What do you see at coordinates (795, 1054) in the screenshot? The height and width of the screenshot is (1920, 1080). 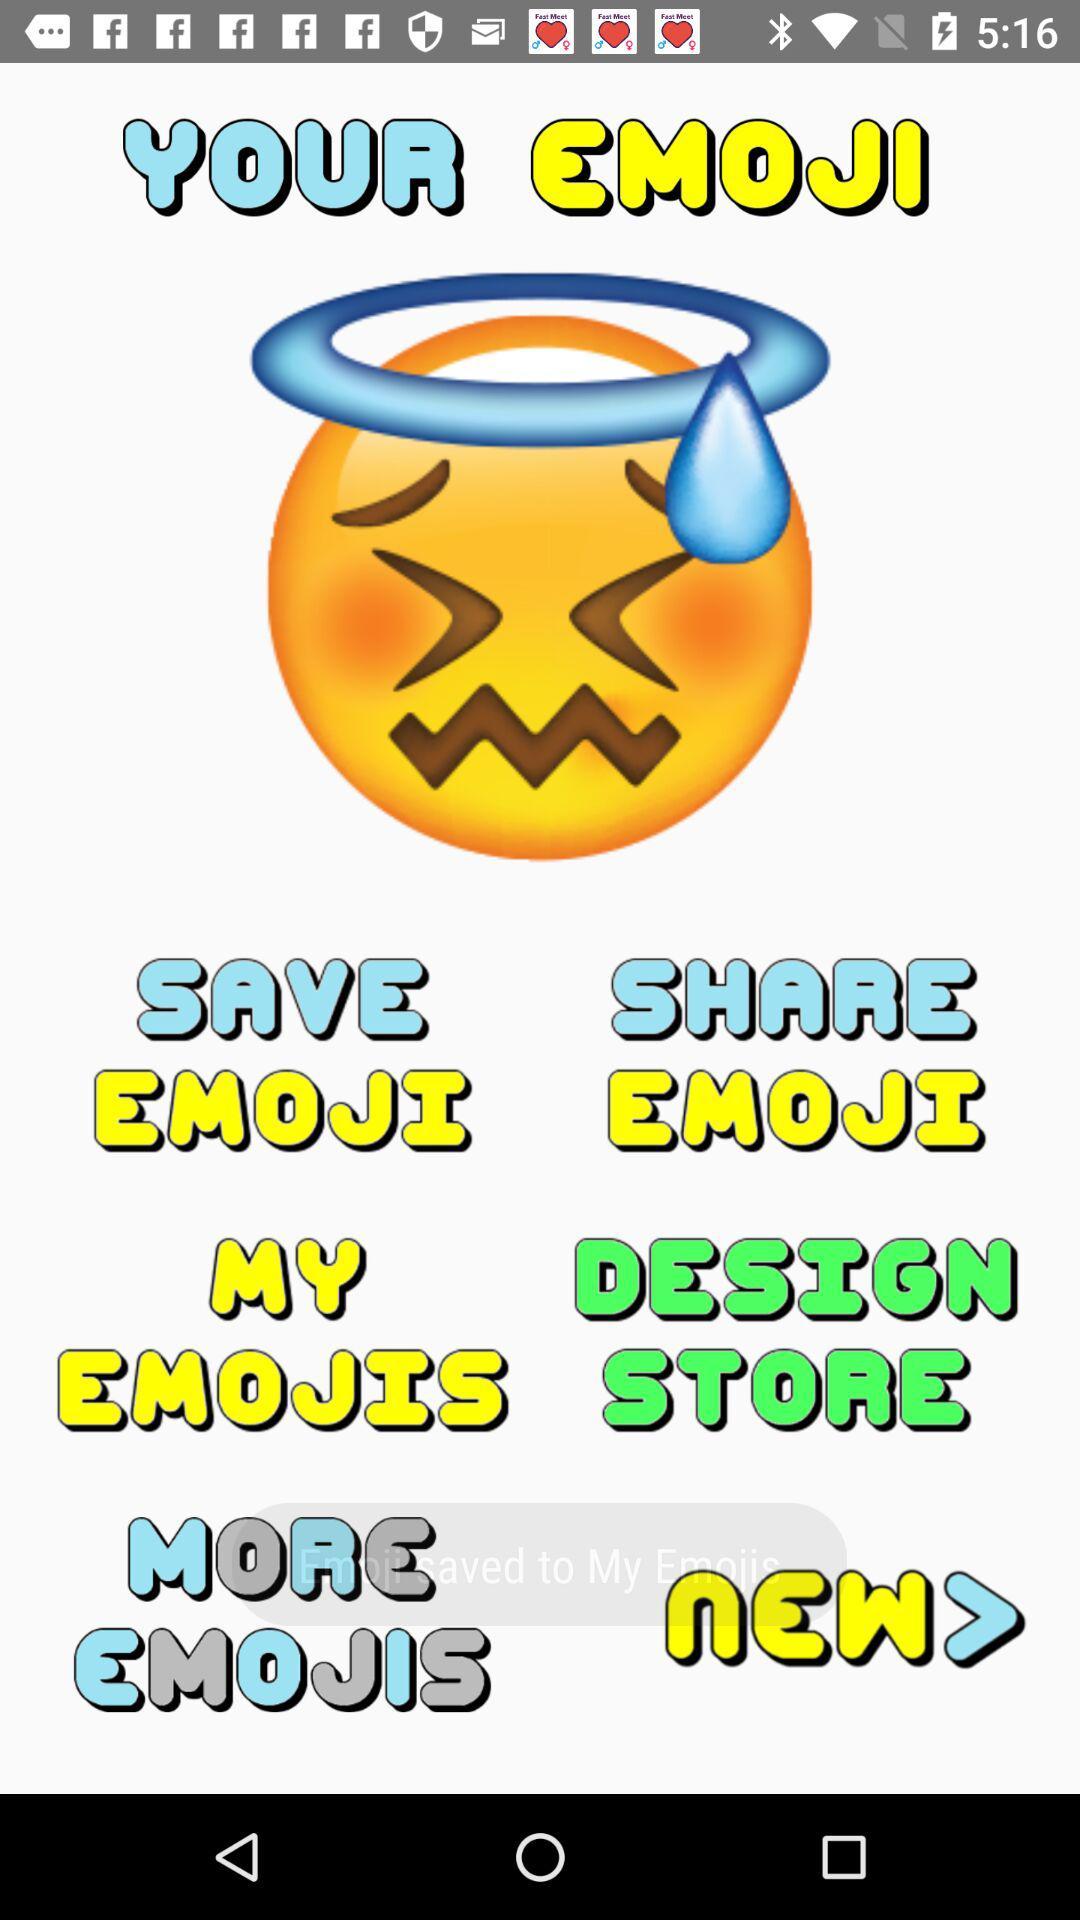 I see `icon on the right` at bounding box center [795, 1054].